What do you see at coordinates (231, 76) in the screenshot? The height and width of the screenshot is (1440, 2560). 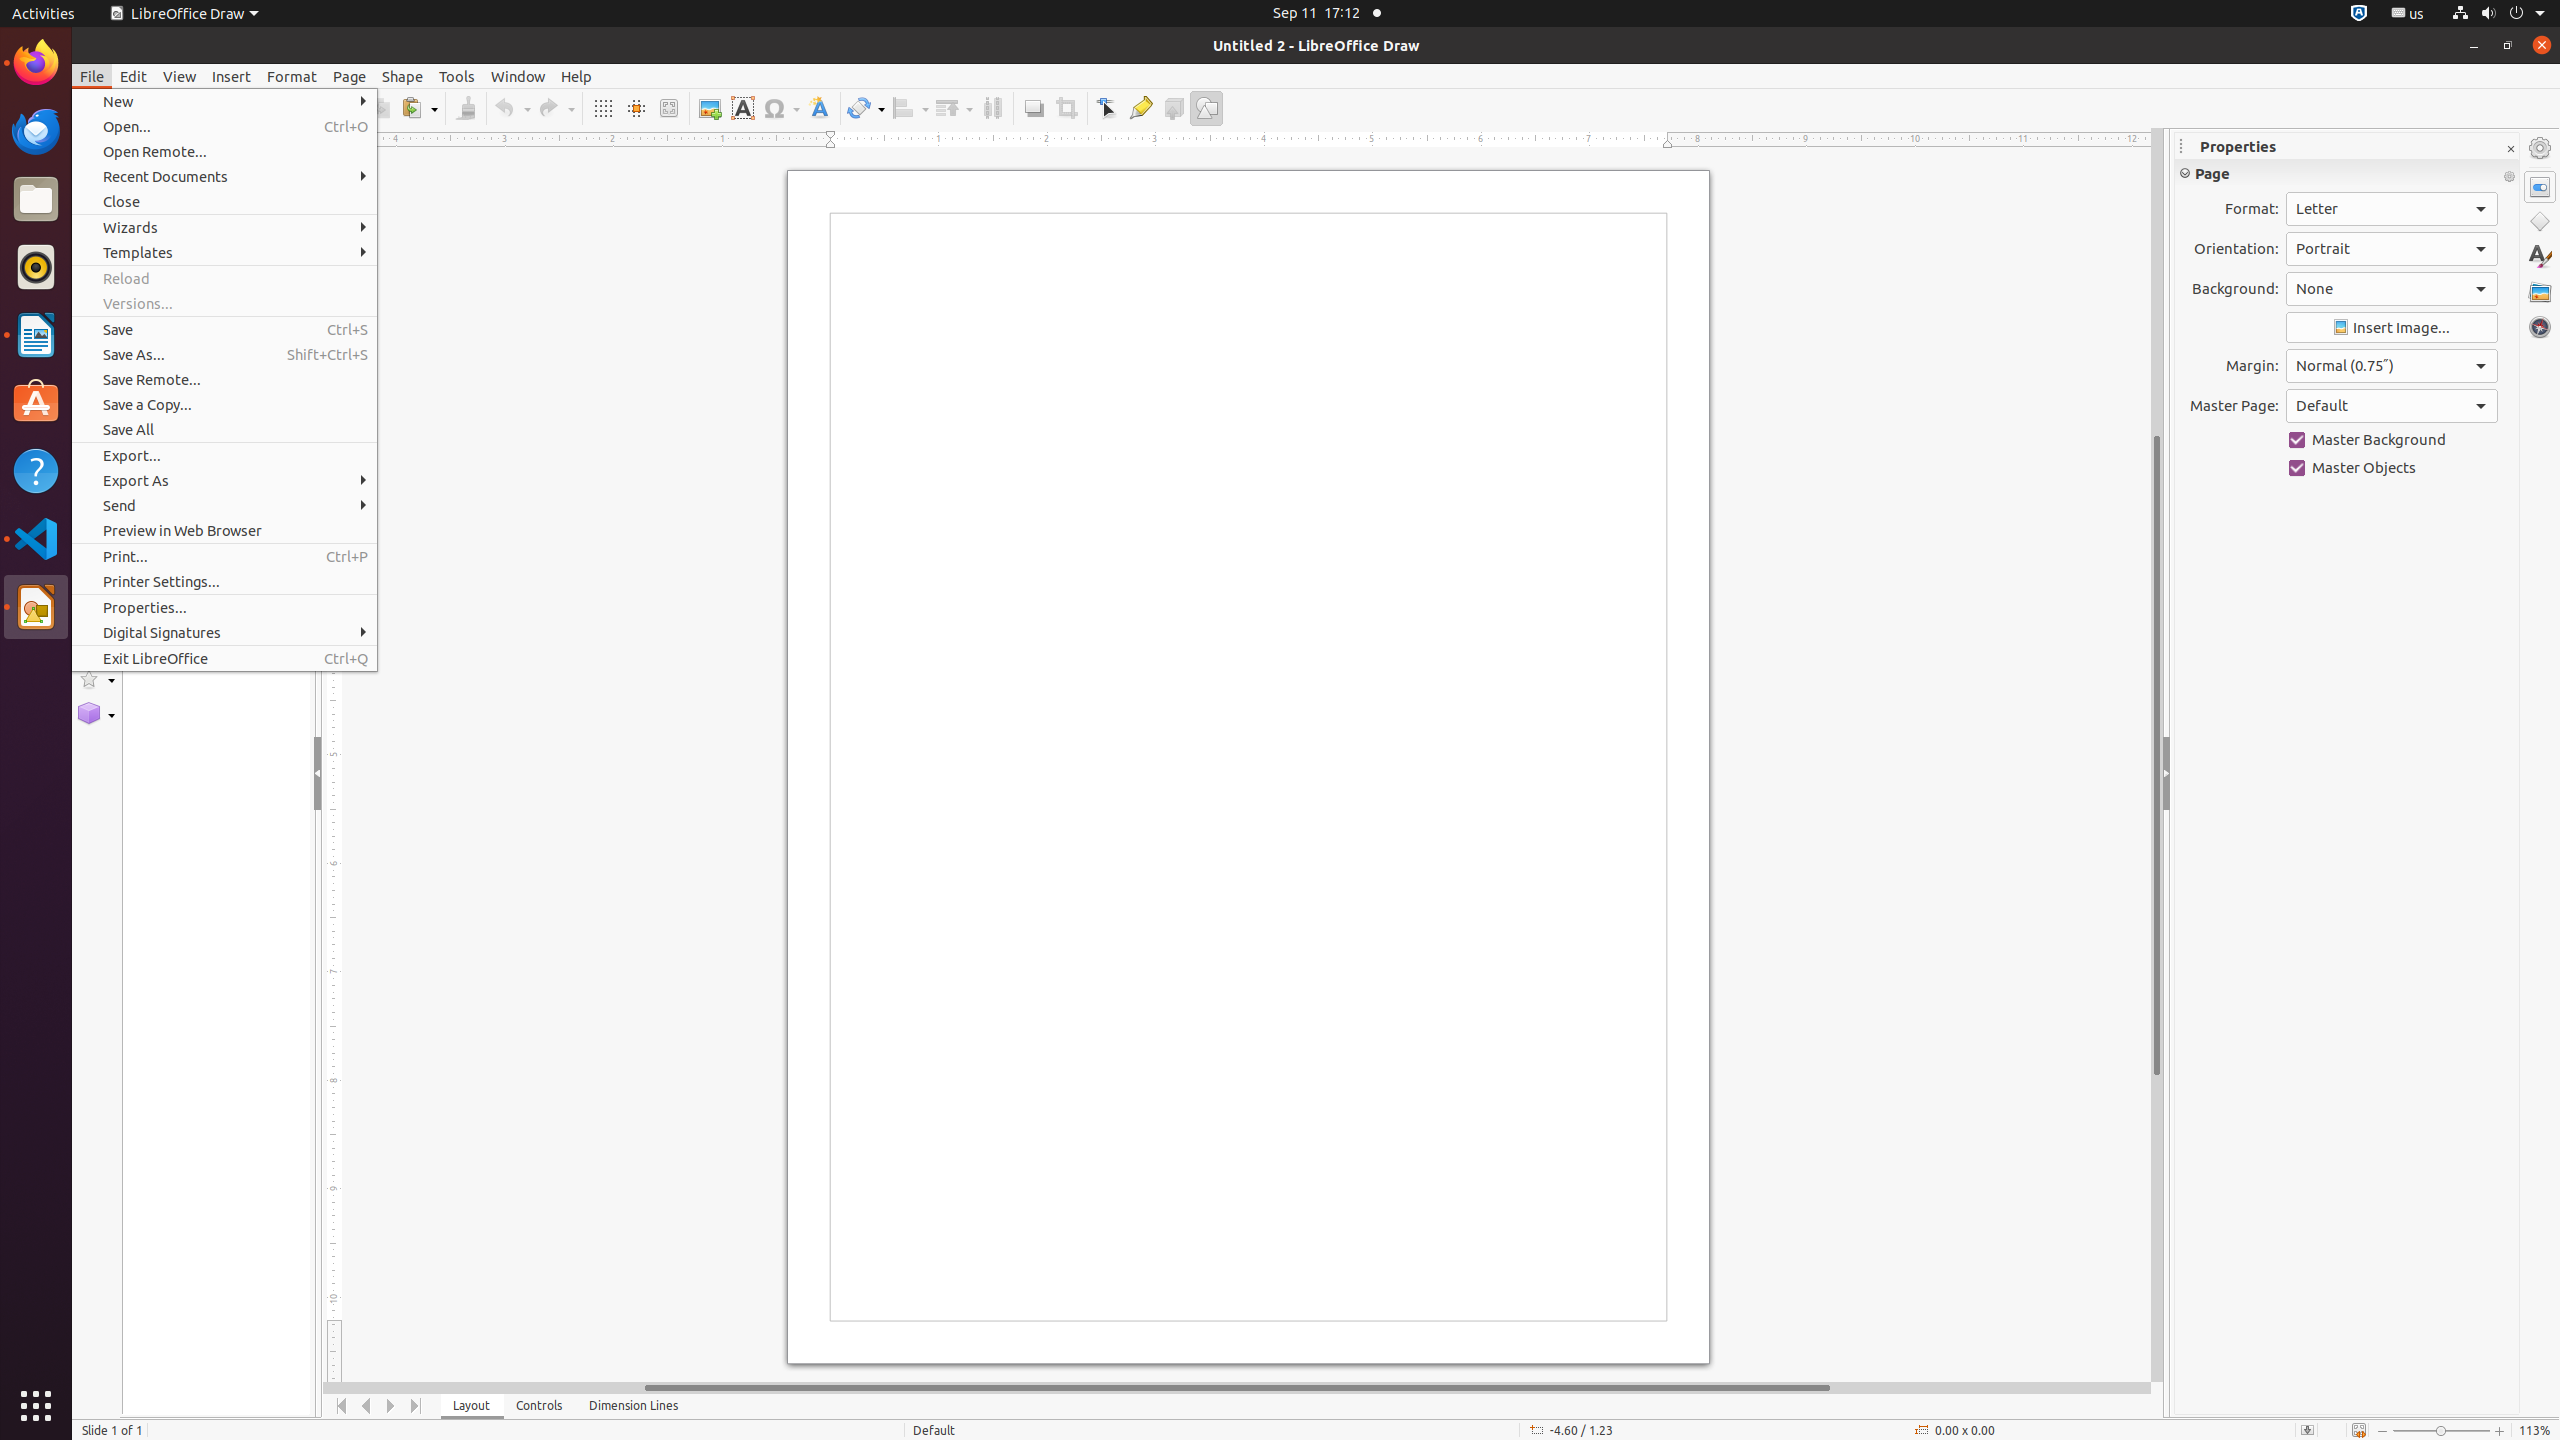 I see `'Insert'` at bounding box center [231, 76].